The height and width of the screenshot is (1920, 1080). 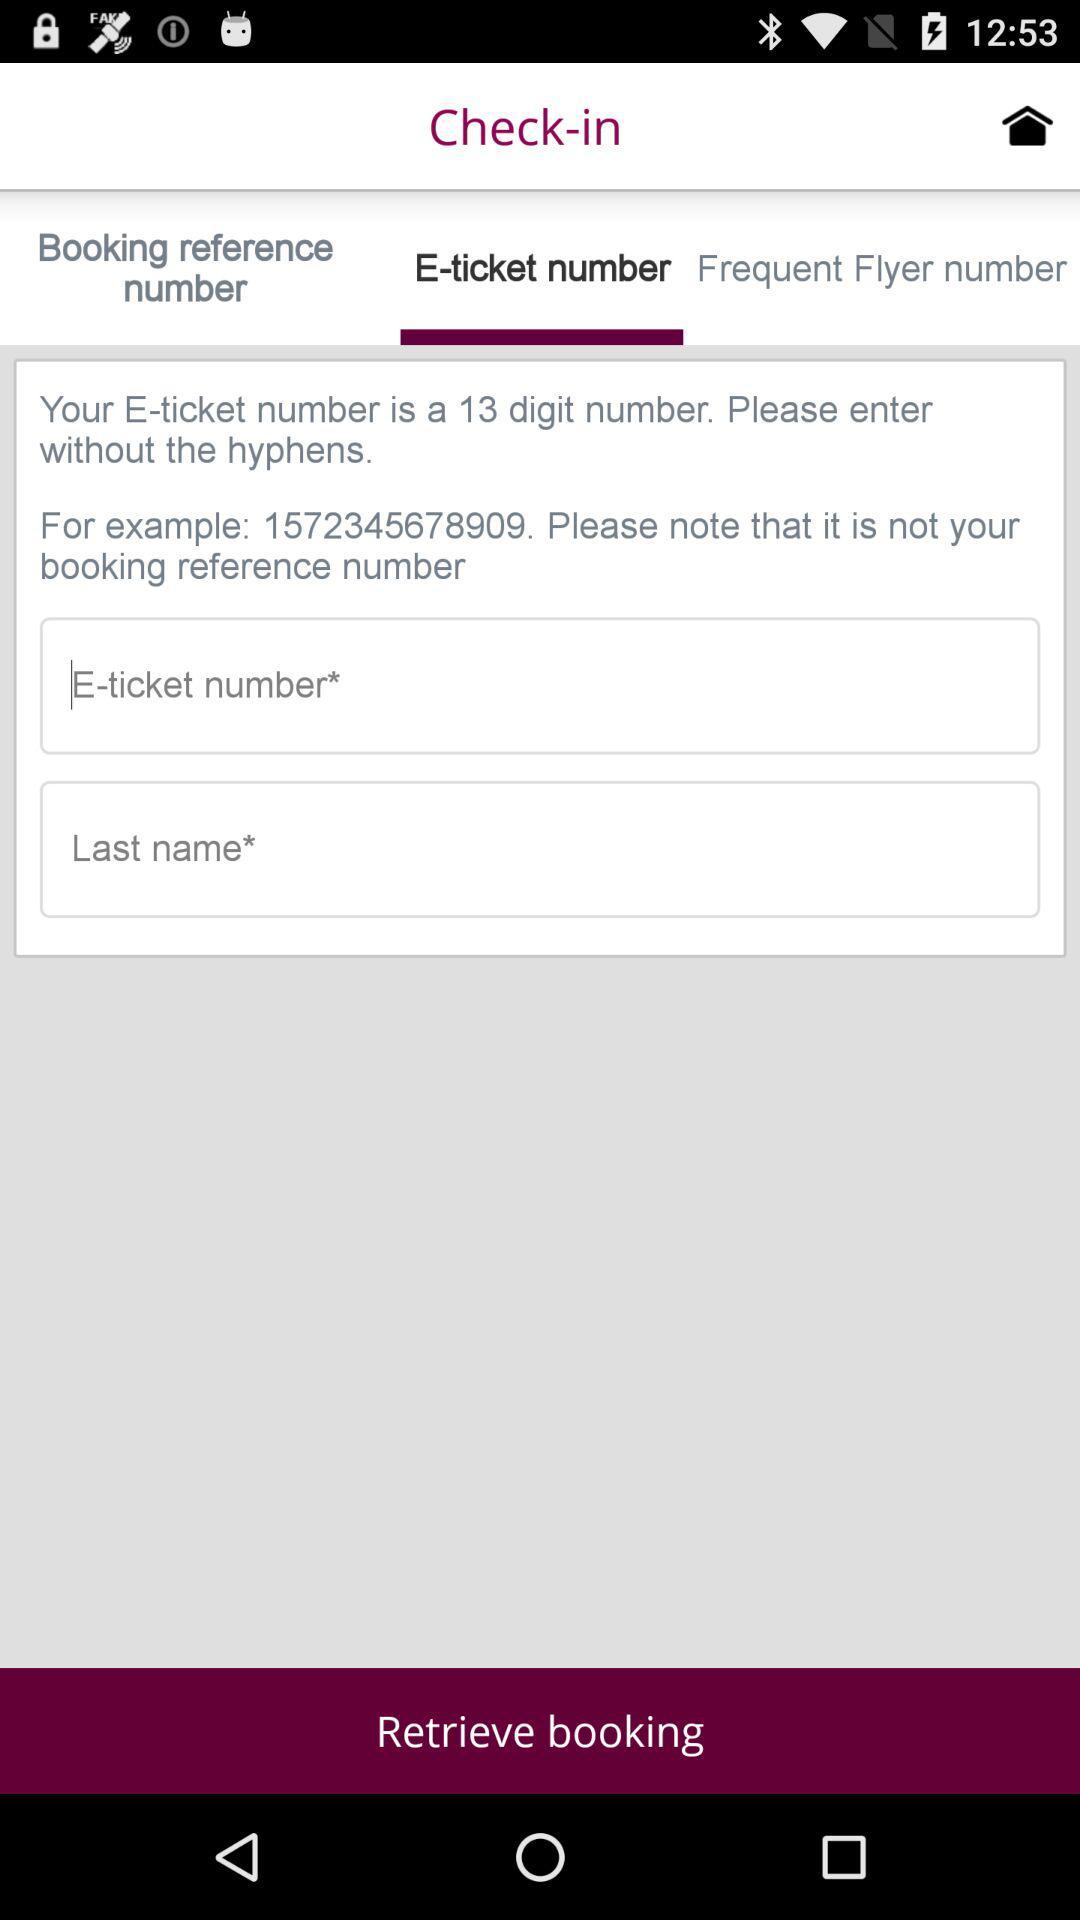 I want to click on the icon above your e ticket item, so click(x=880, y=267).